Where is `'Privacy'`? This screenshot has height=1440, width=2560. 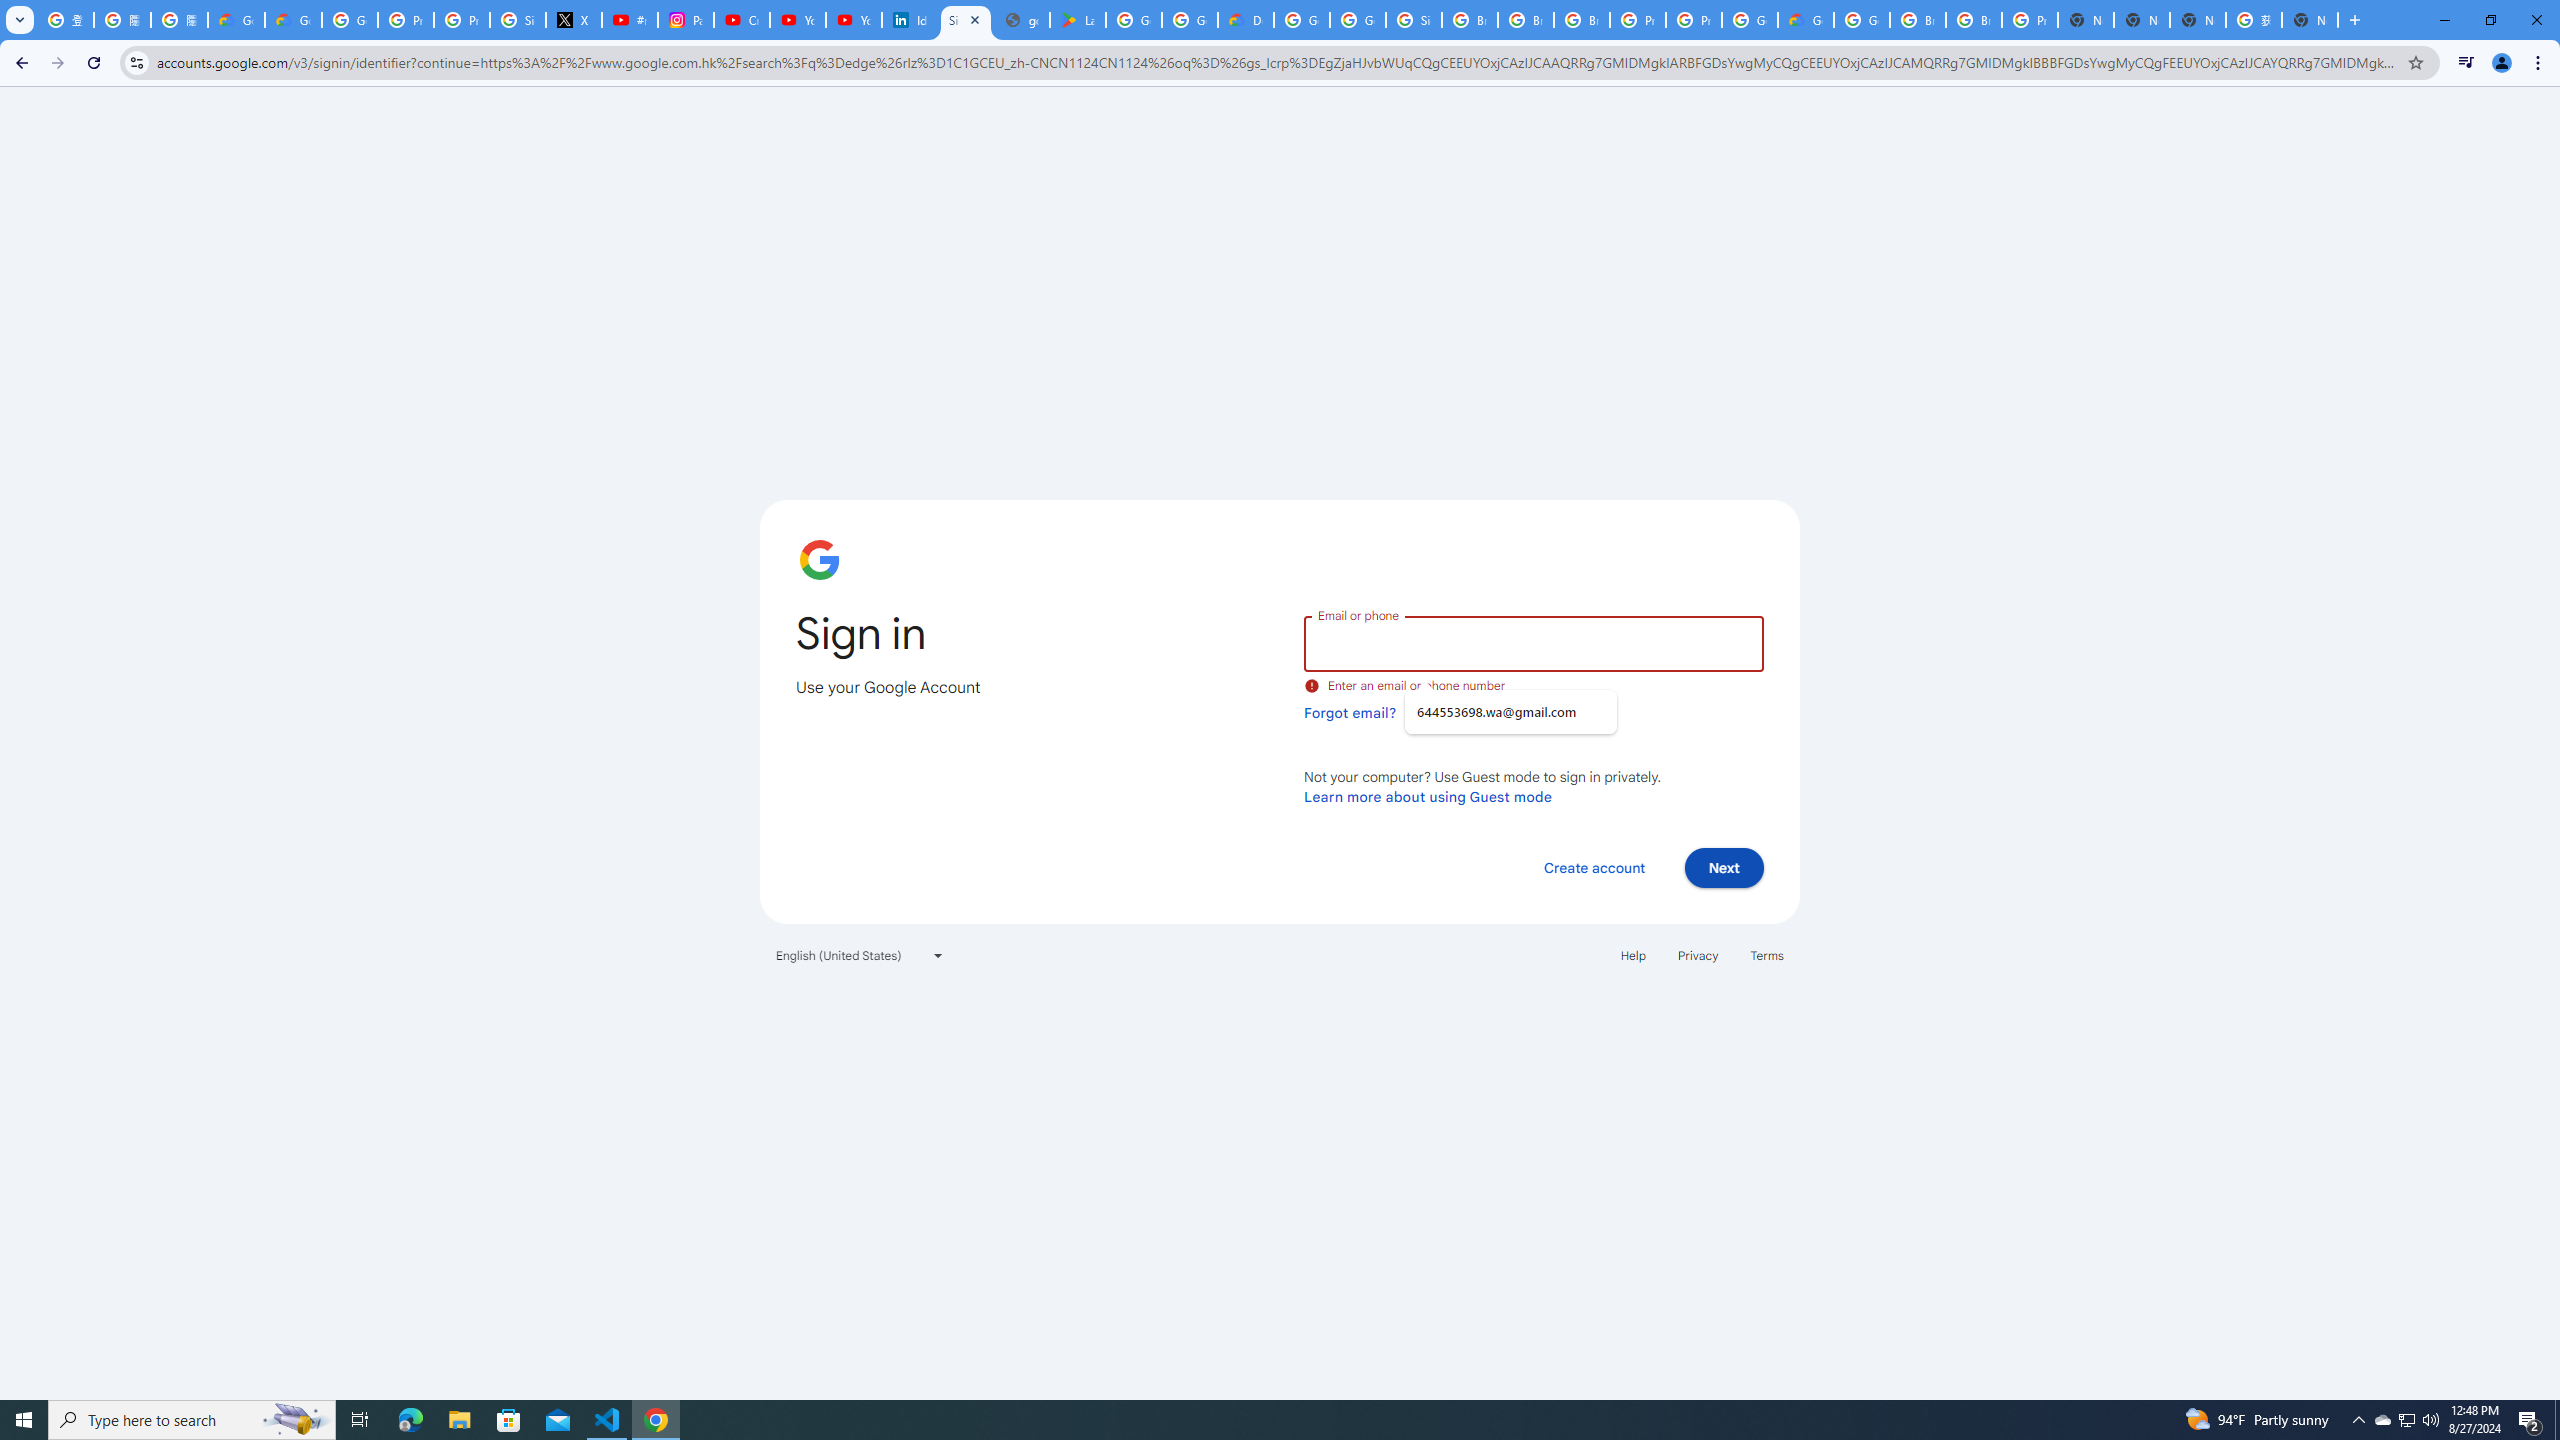
'Privacy' is located at coordinates (1696, 954).